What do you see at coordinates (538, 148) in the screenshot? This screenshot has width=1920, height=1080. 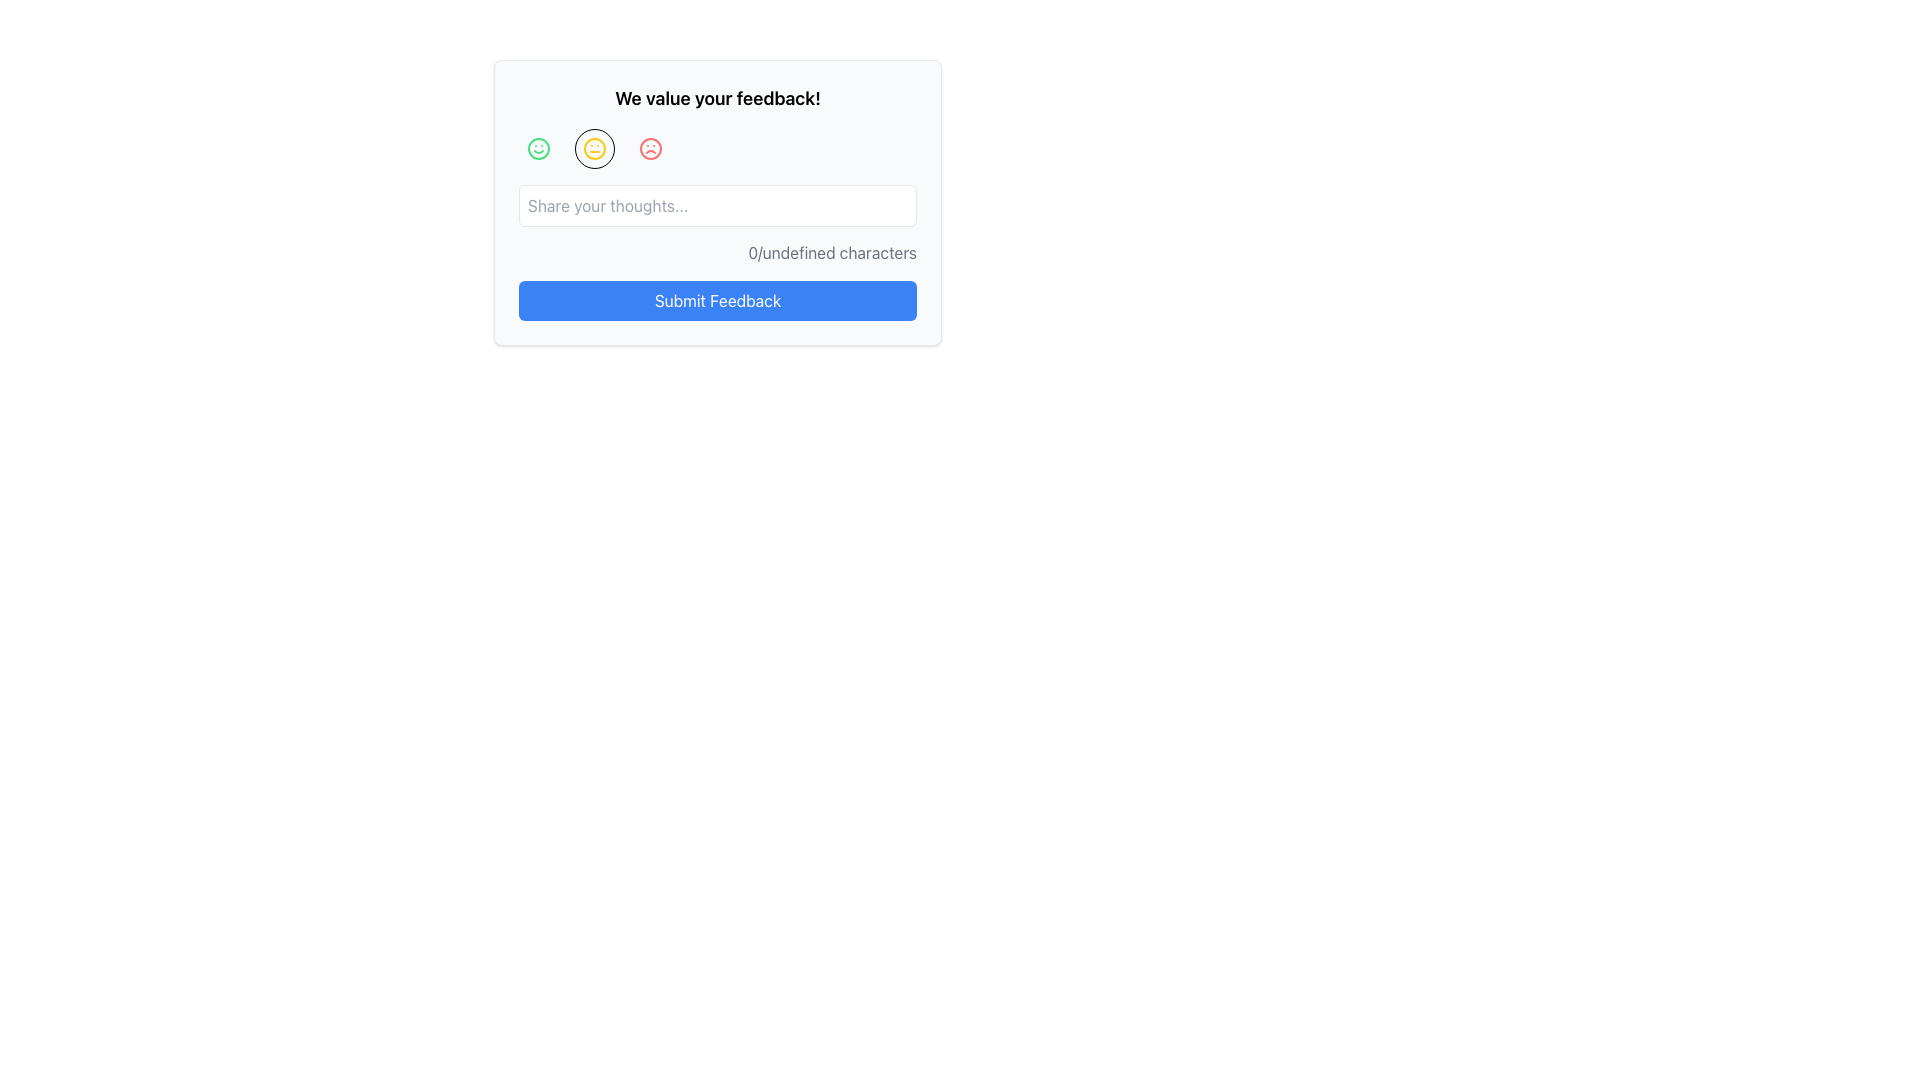 I see `the smiley face icon representing positive feedback in the rating system` at bounding box center [538, 148].